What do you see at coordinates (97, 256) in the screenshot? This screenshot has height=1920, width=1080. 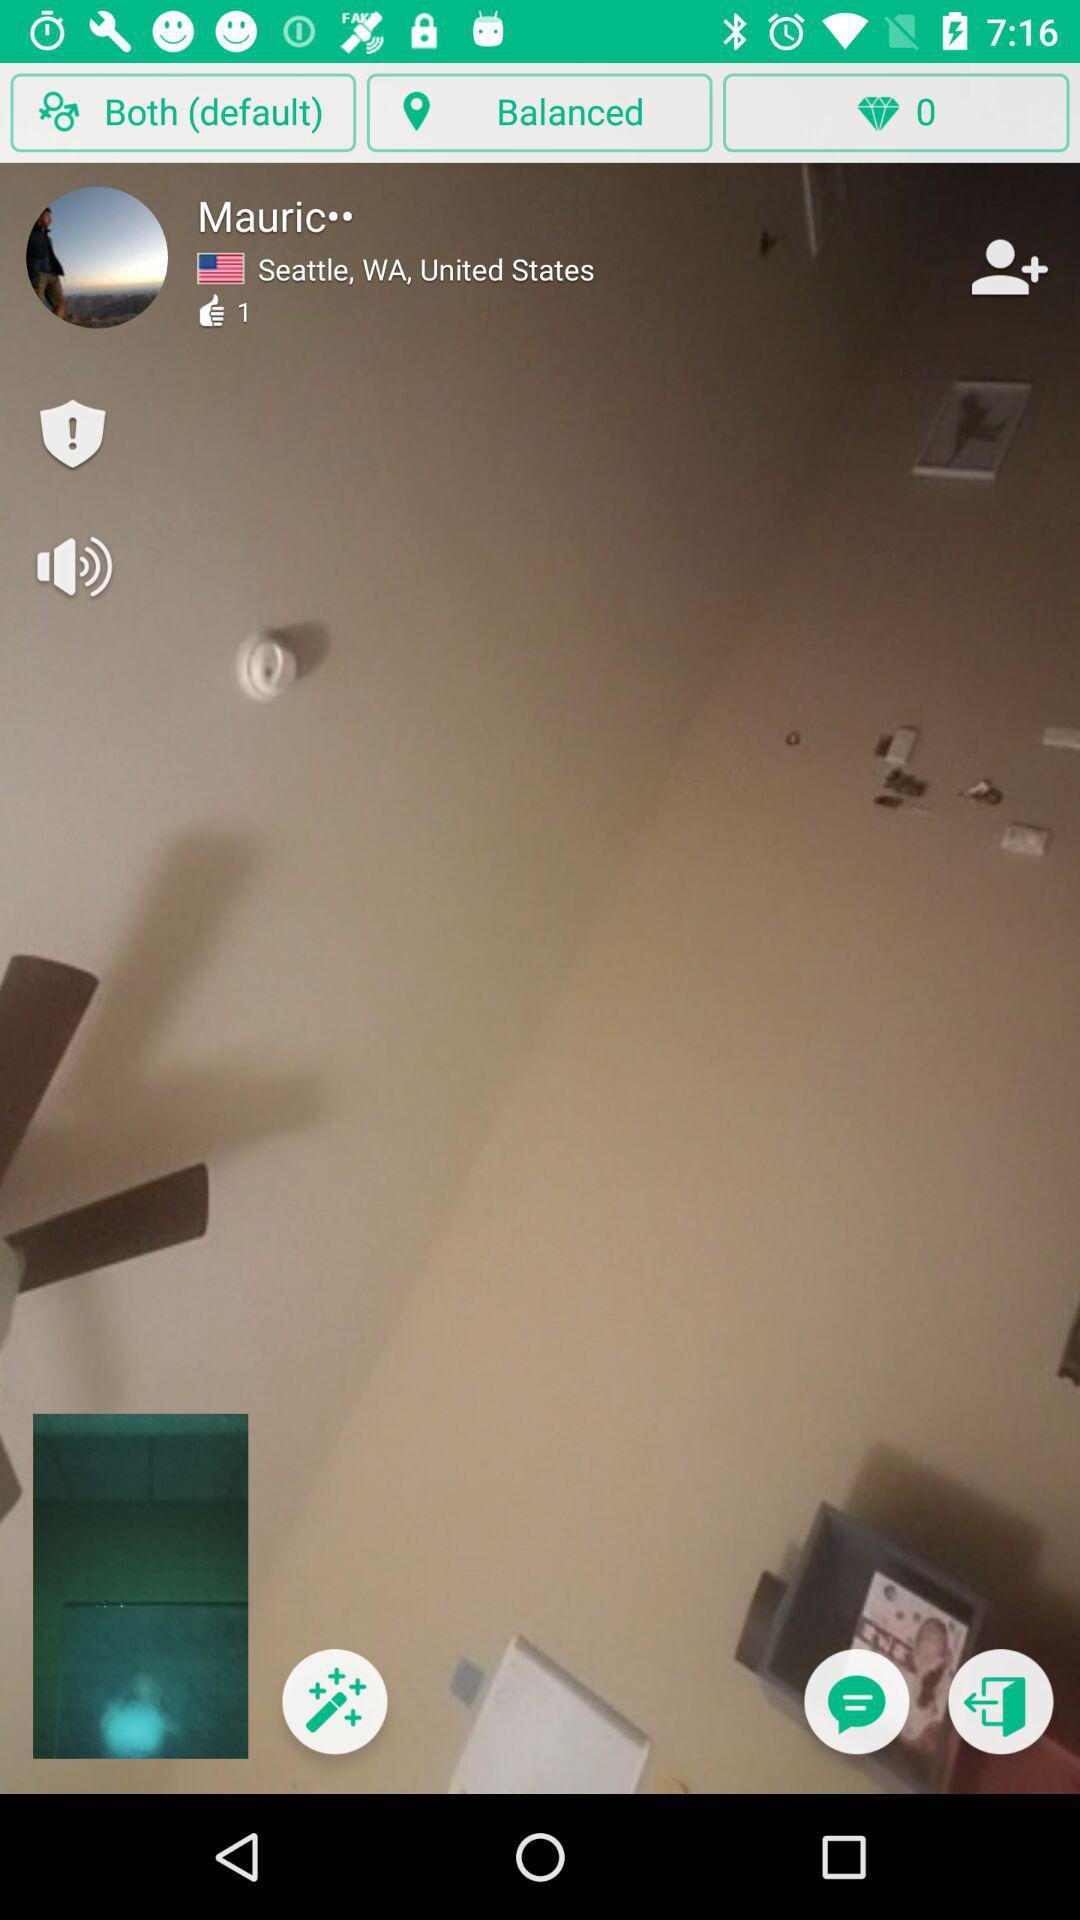 I see `profile` at bounding box center [97, 256].